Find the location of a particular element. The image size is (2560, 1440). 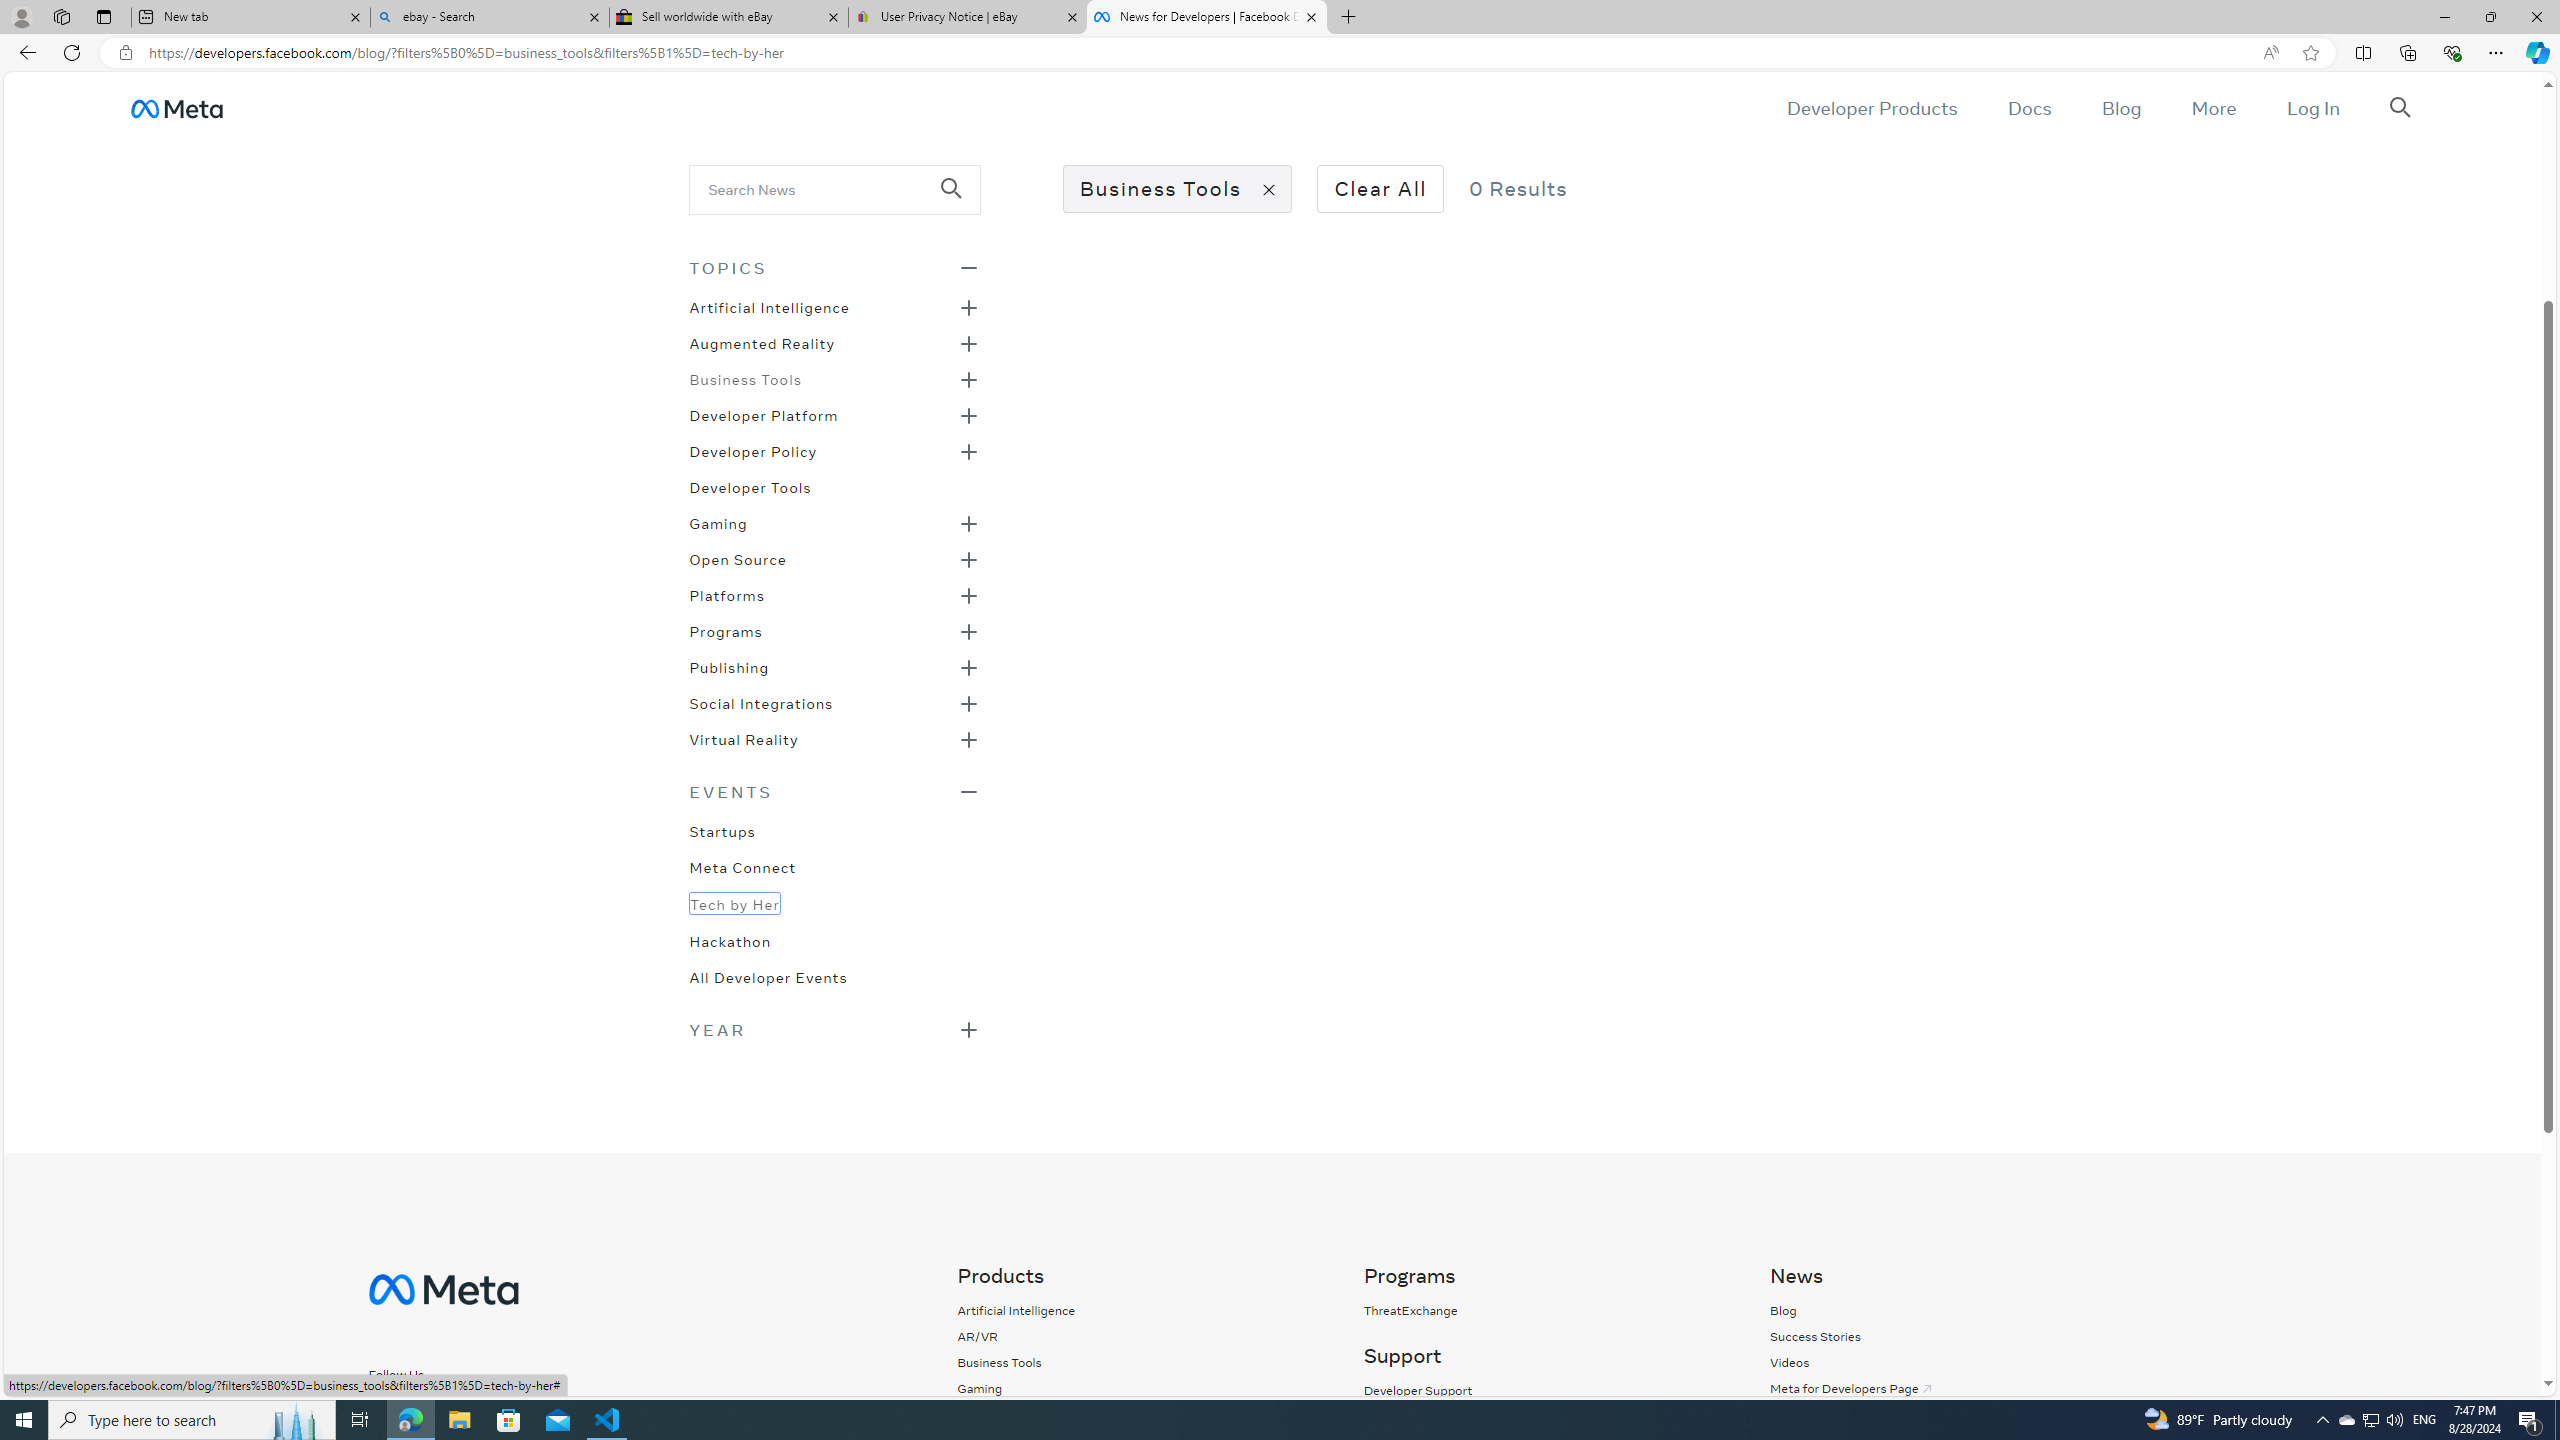

'Videos' is located at coordinates (1789, 1362).